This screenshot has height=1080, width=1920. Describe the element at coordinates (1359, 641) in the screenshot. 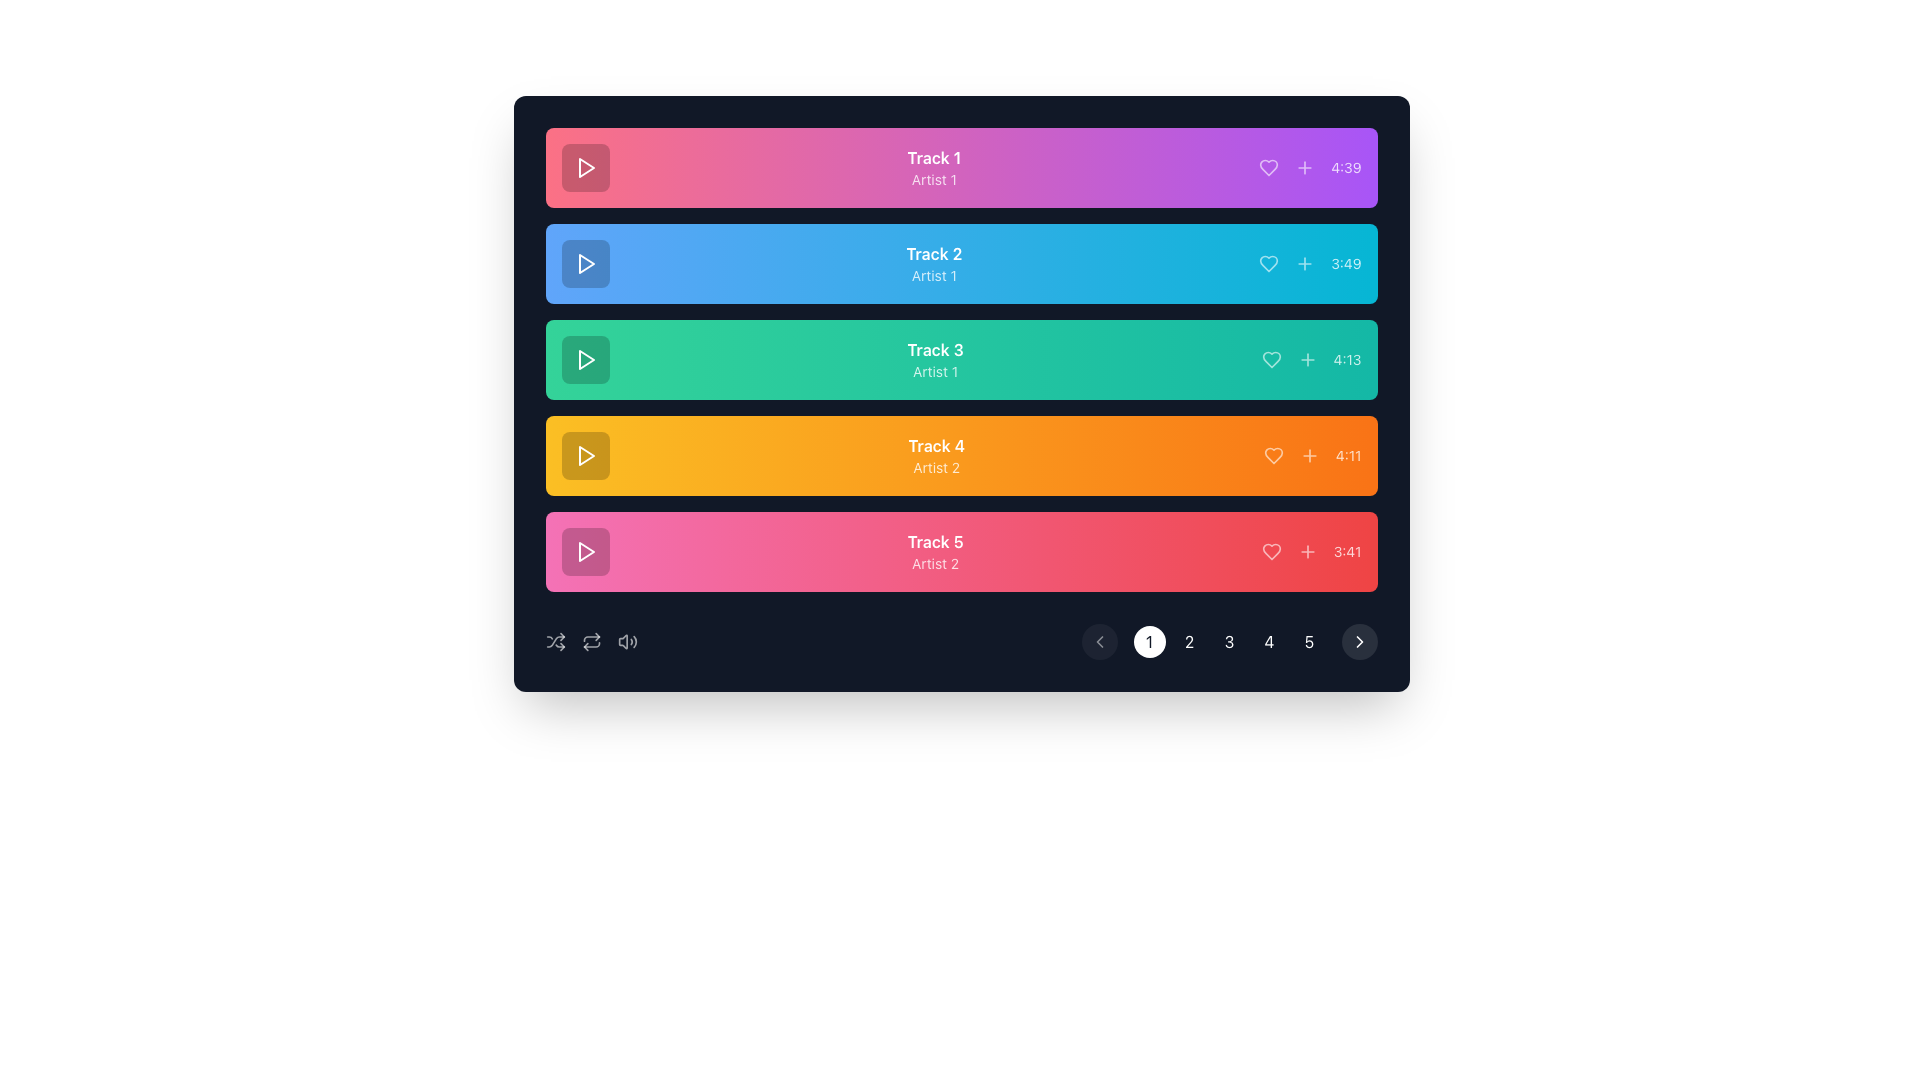

I see `the 'next' button located at the far-right side of the pagination section` at that location.